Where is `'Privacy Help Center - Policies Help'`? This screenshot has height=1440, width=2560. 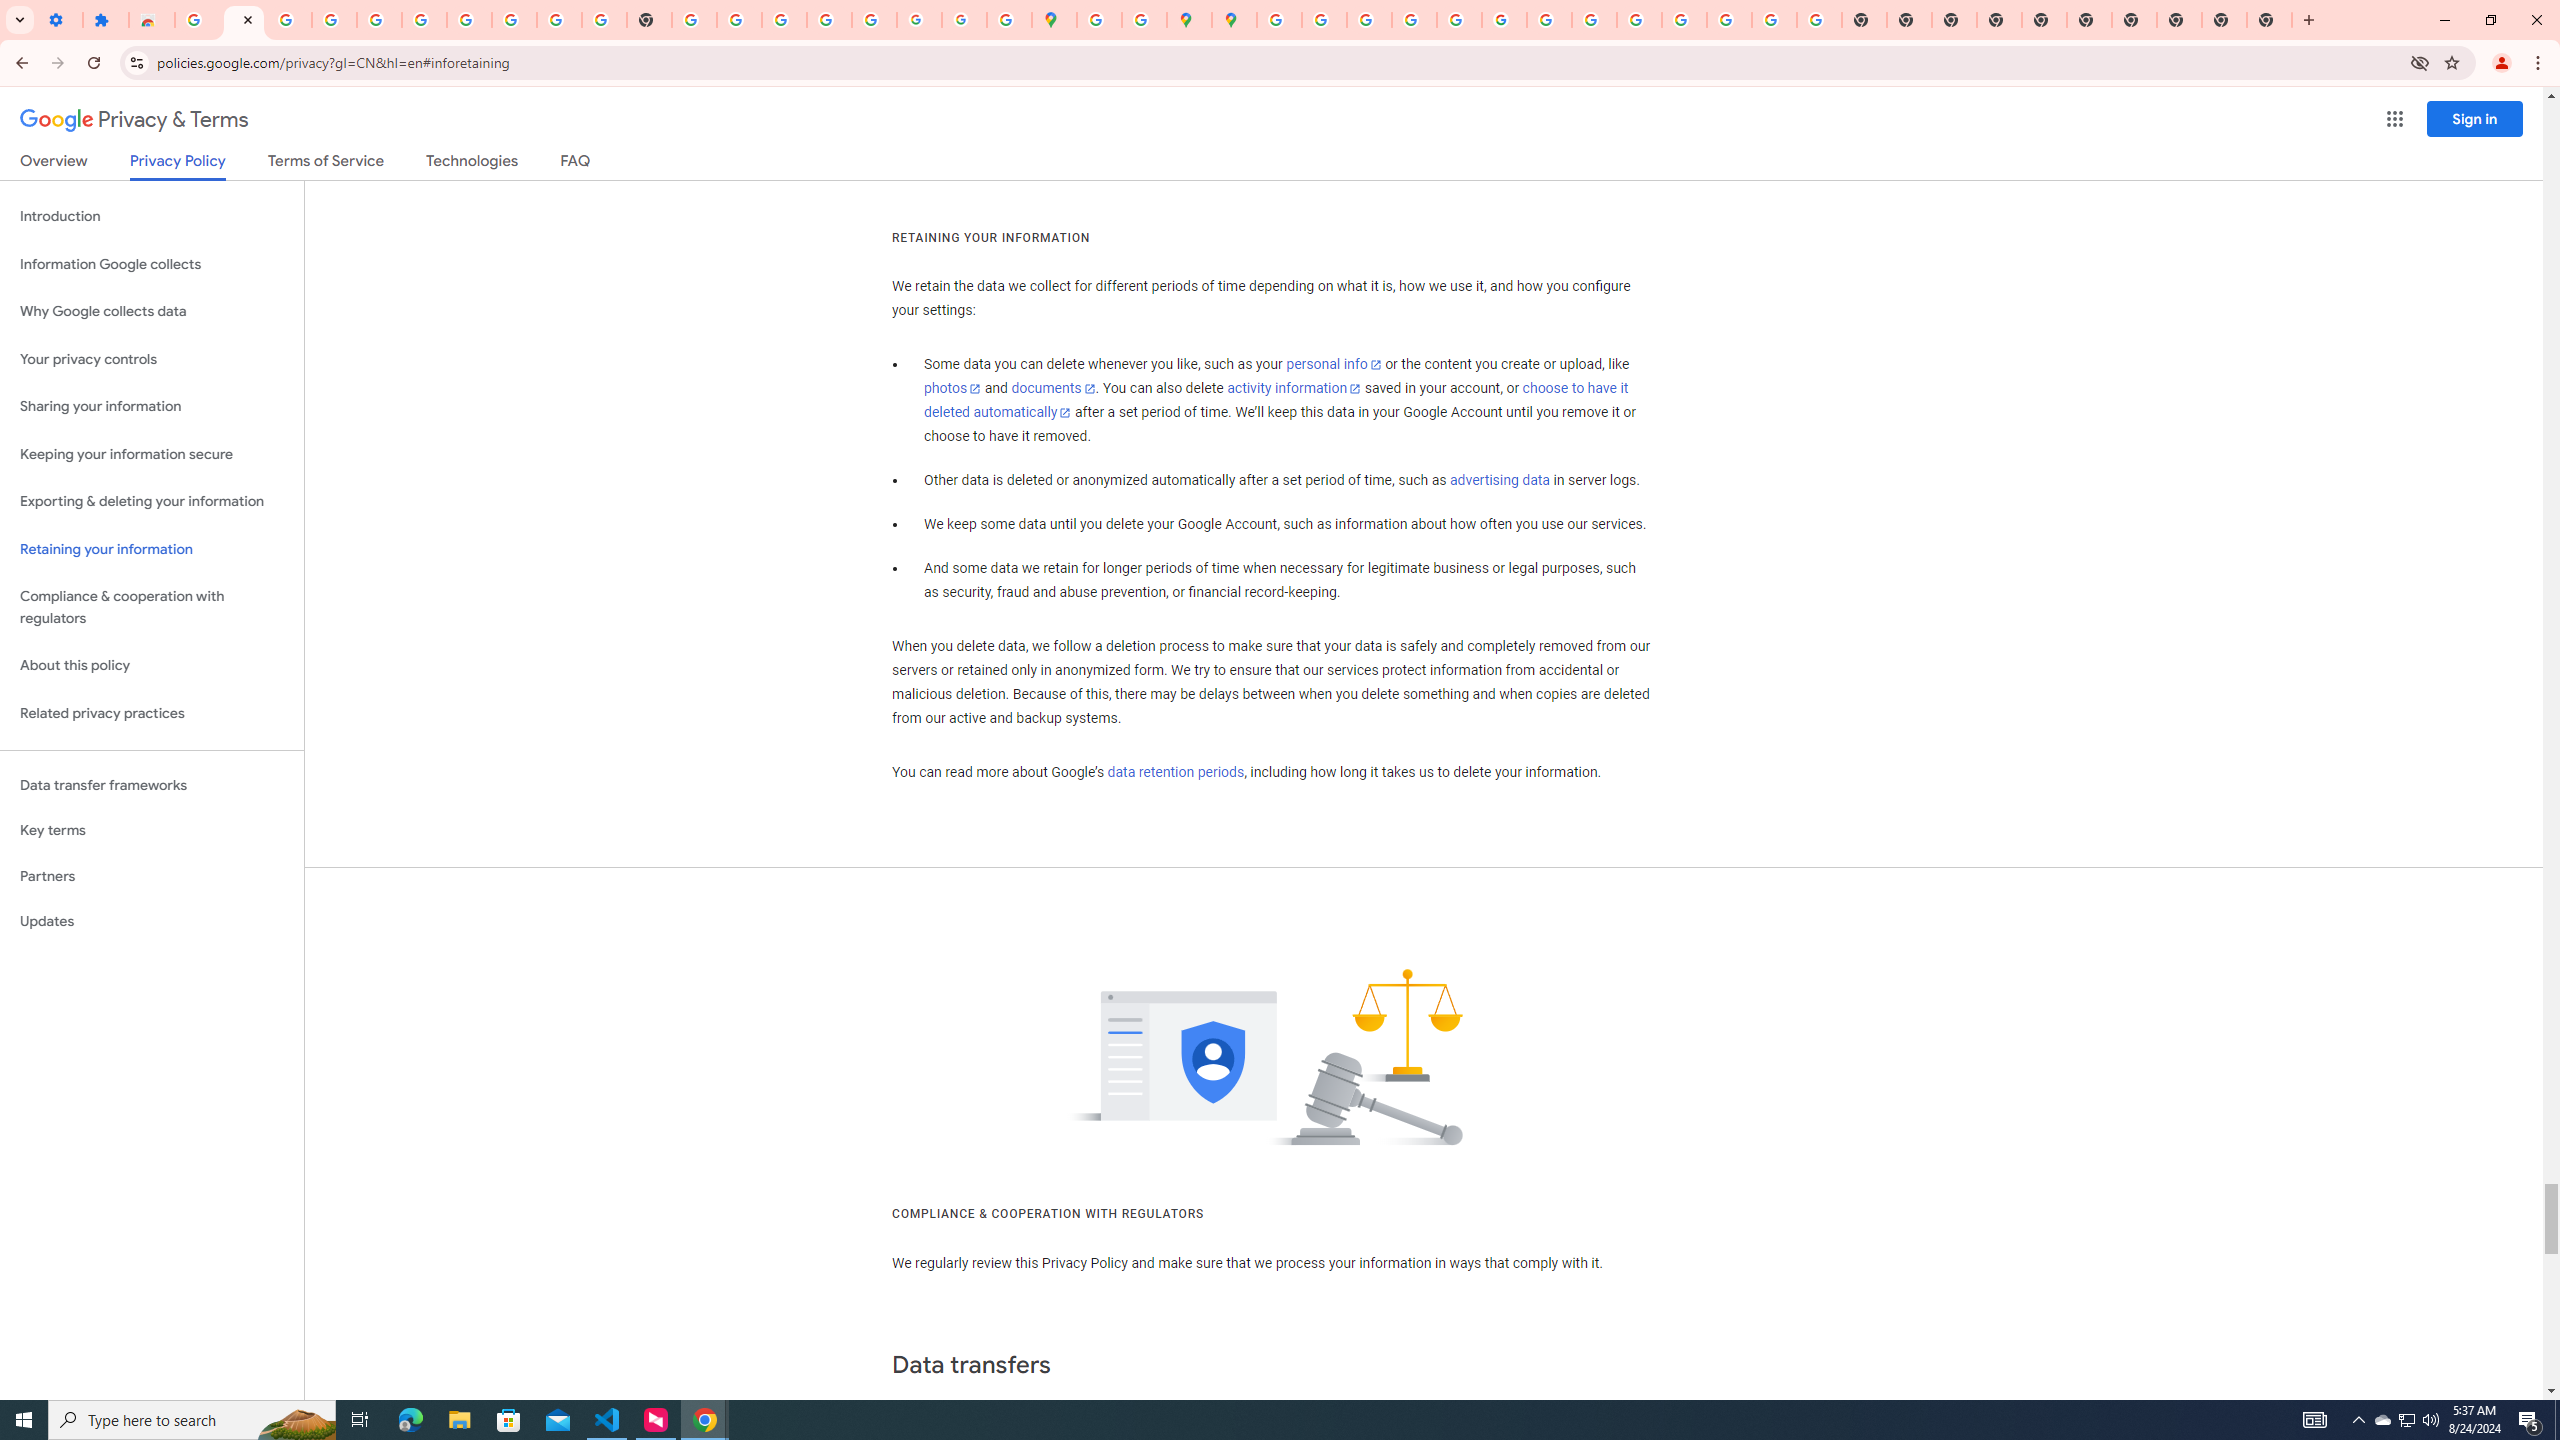
'Privacy Help Center - Policies Help' is located at coordinates (1369, 19).